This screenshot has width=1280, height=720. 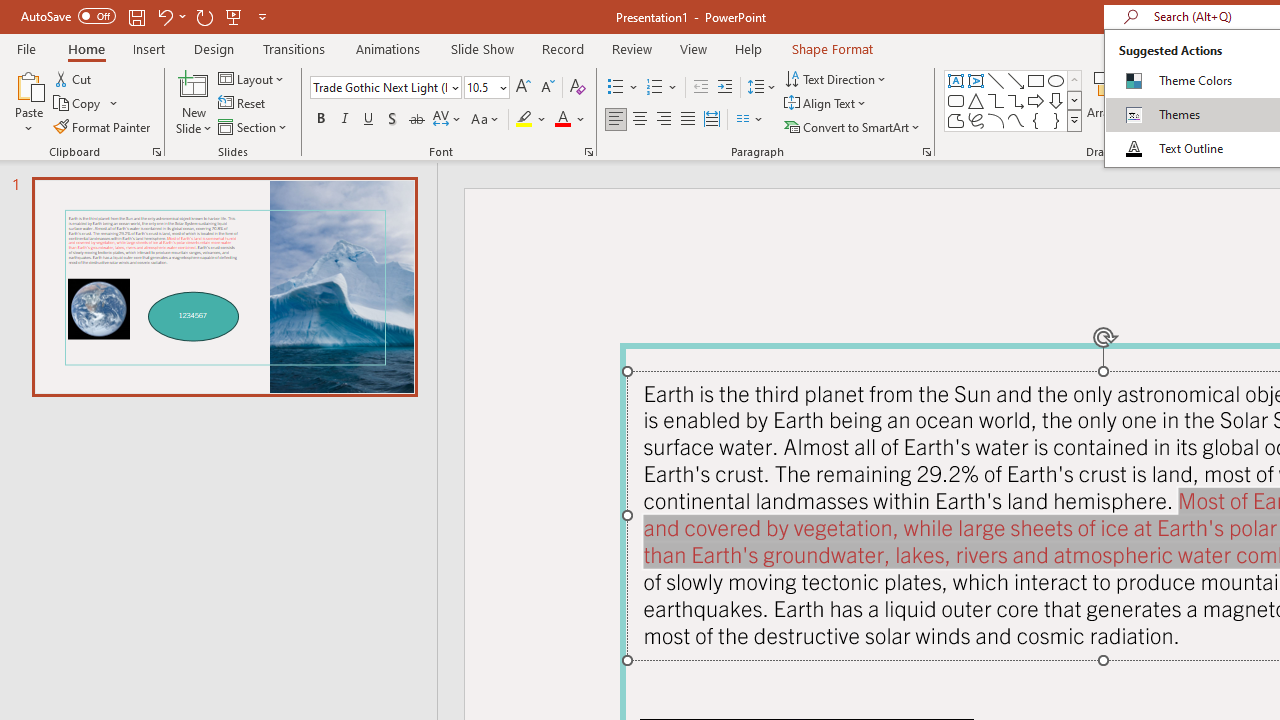 What do you see at coordinates (712, 119) in the screenshot?
I see `'Distributed'` at bounding box center [712, 119].